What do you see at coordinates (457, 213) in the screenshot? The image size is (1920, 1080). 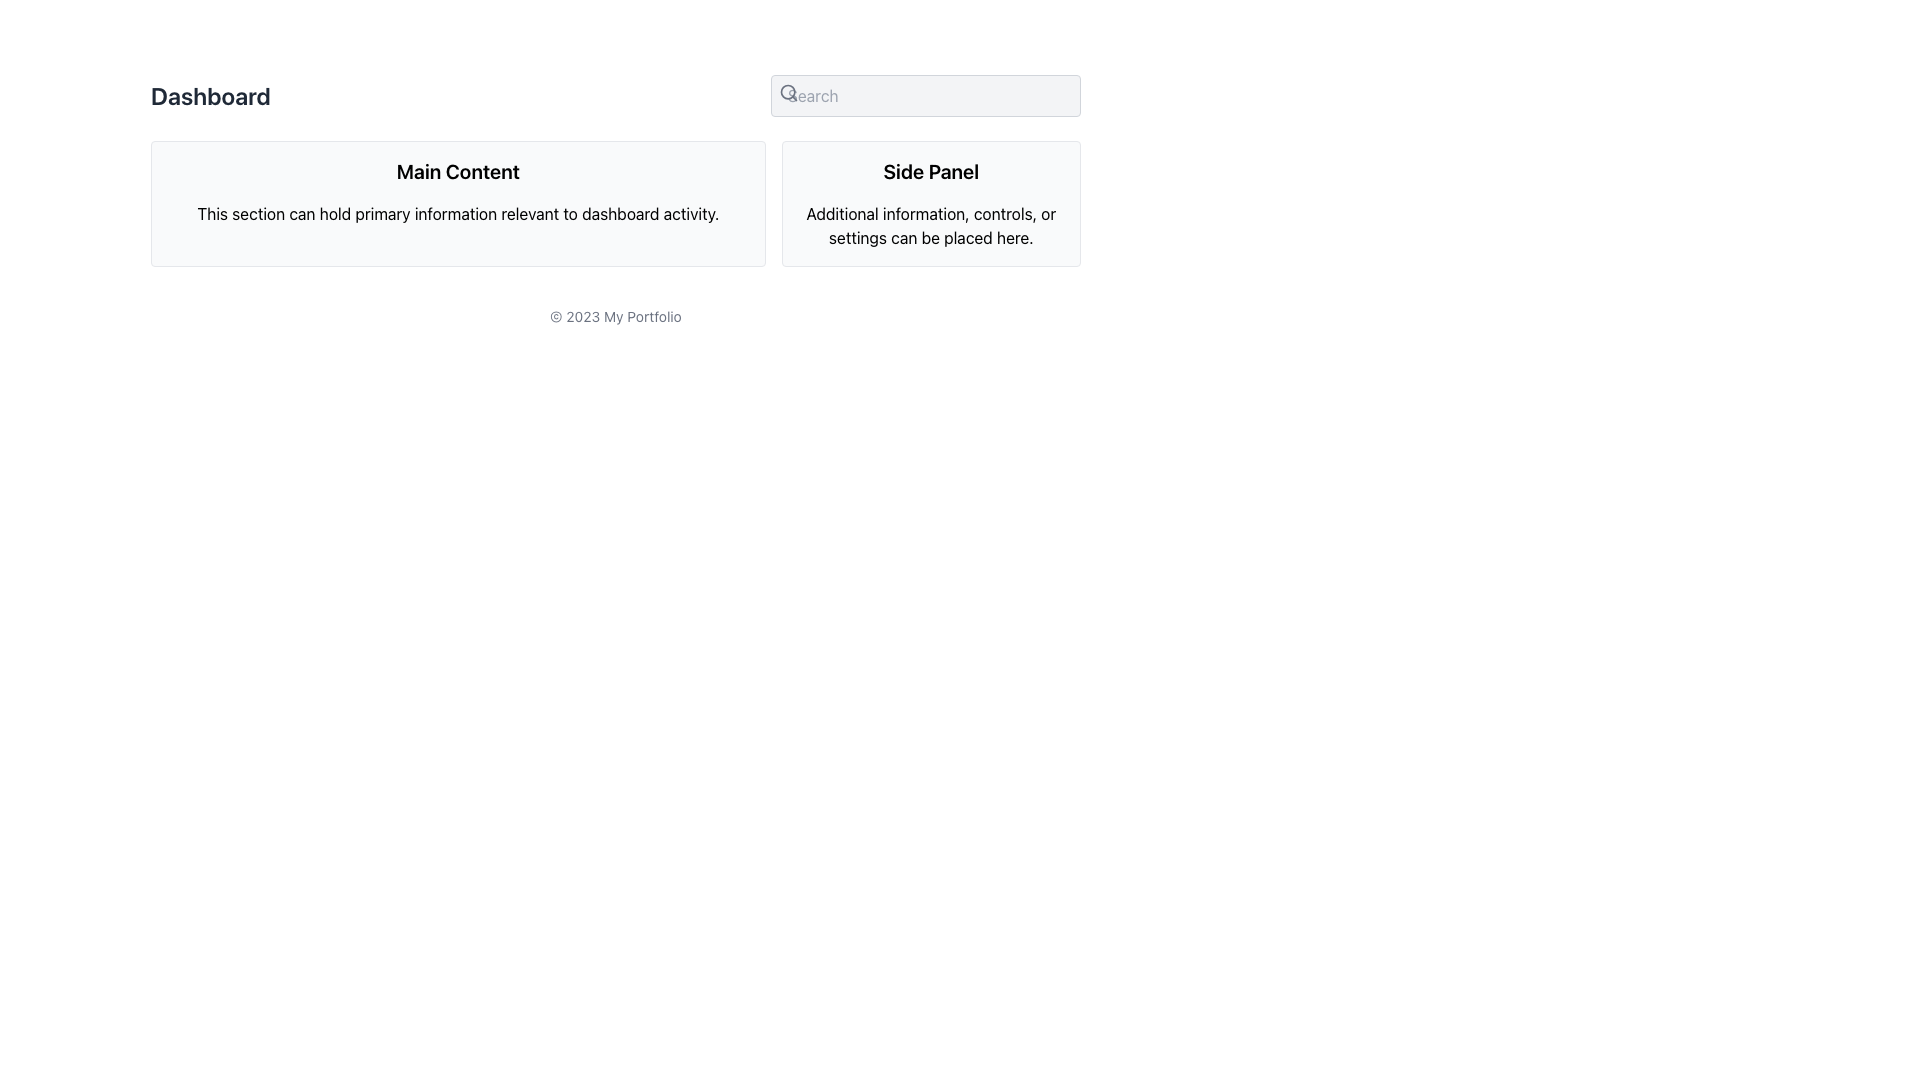 I see `the descriptive Text block located directly below the header text 'Main Content' on the dashboard, which provides context or guidance to the user` at bounding box center [457, 213].